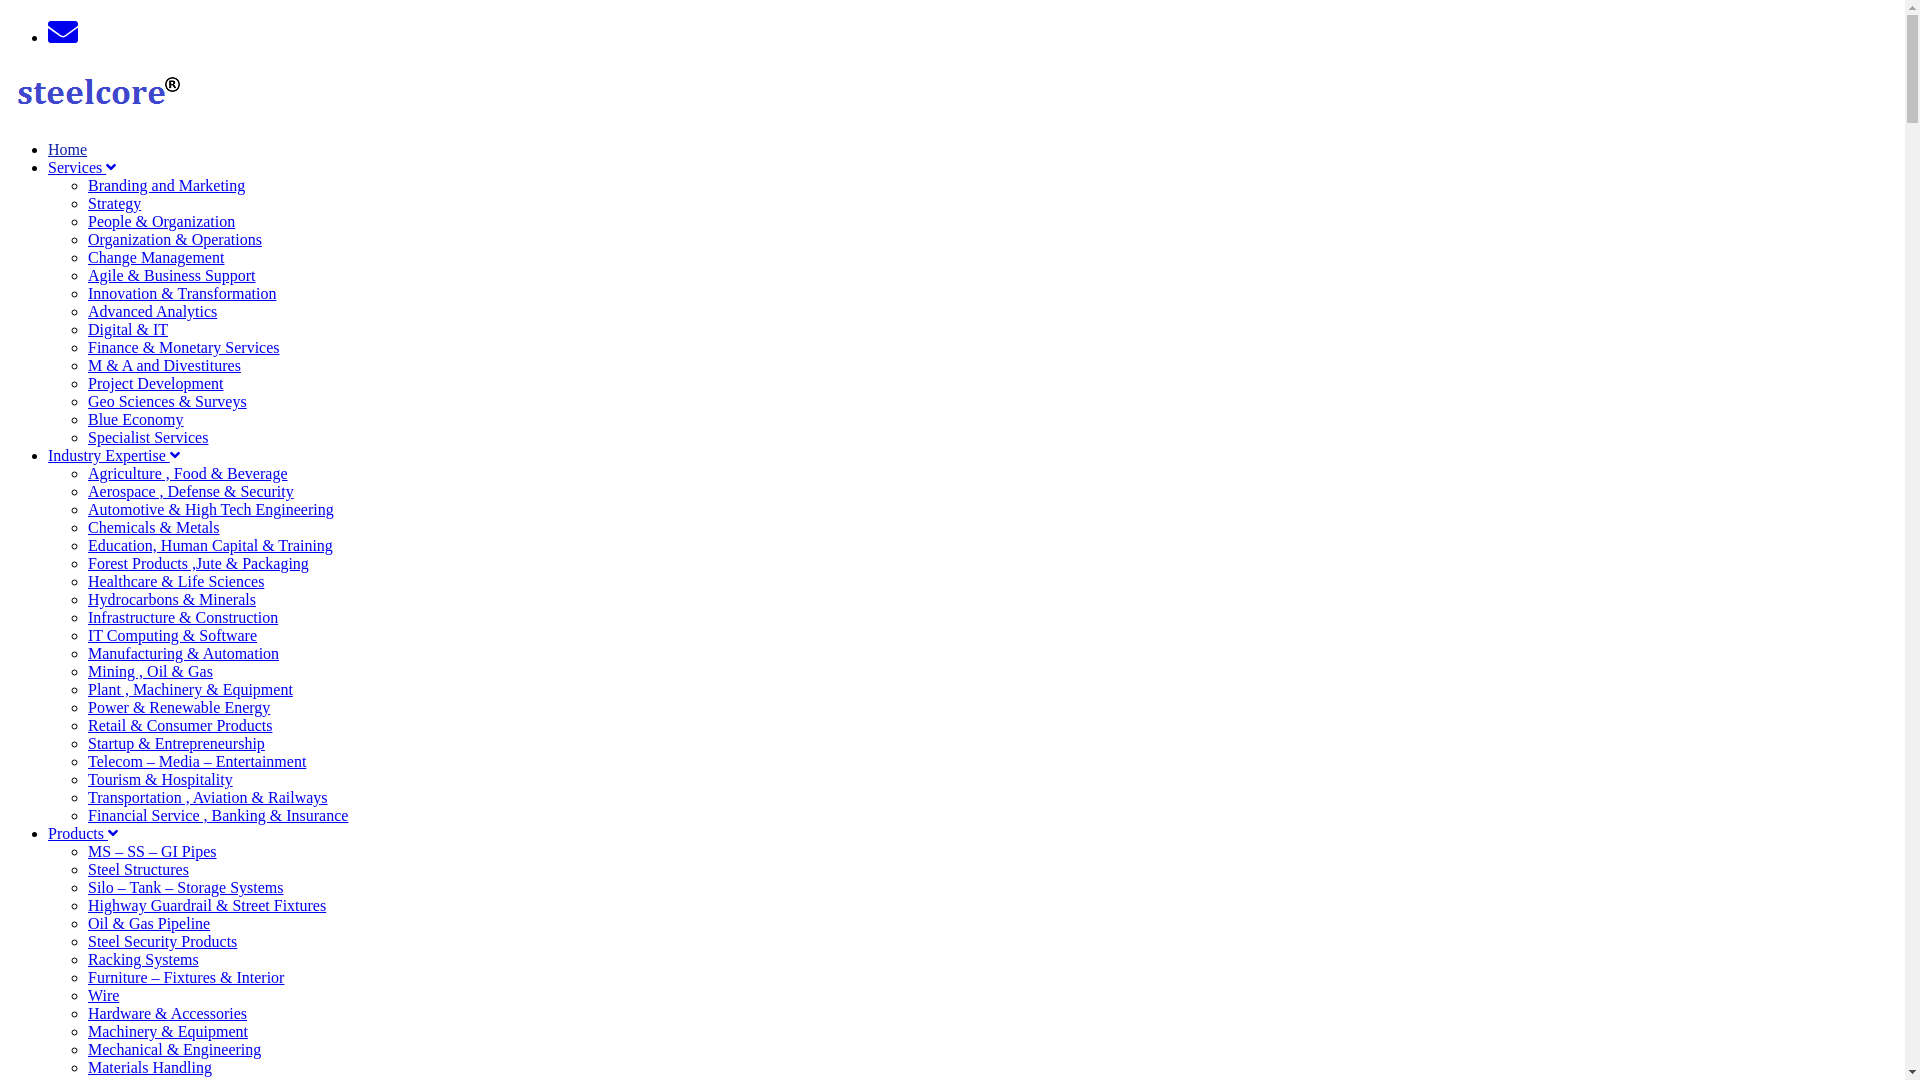 The image size is (1920, 1080). I want to click on 'Chemicals & Metals', so click(152, 526).